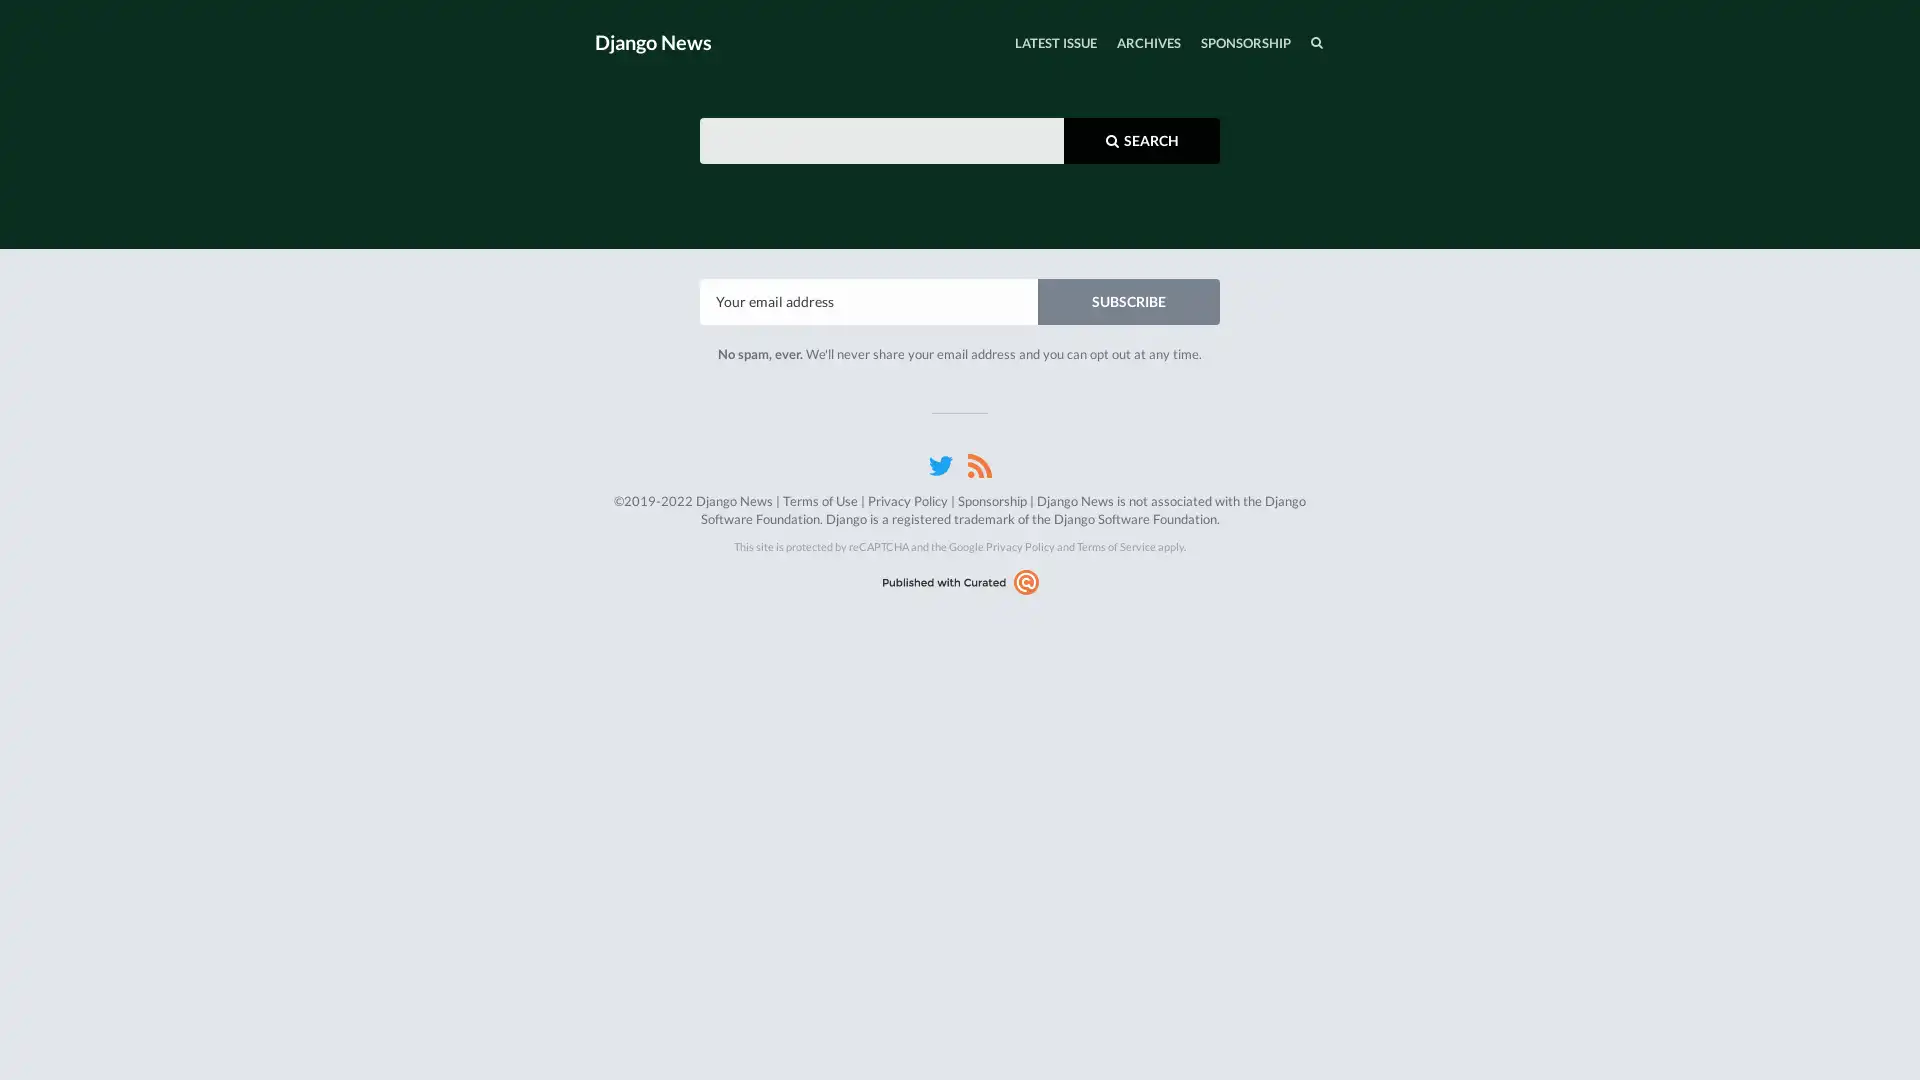  I want to click on SUBSCRIBE, so click(1128, 300).